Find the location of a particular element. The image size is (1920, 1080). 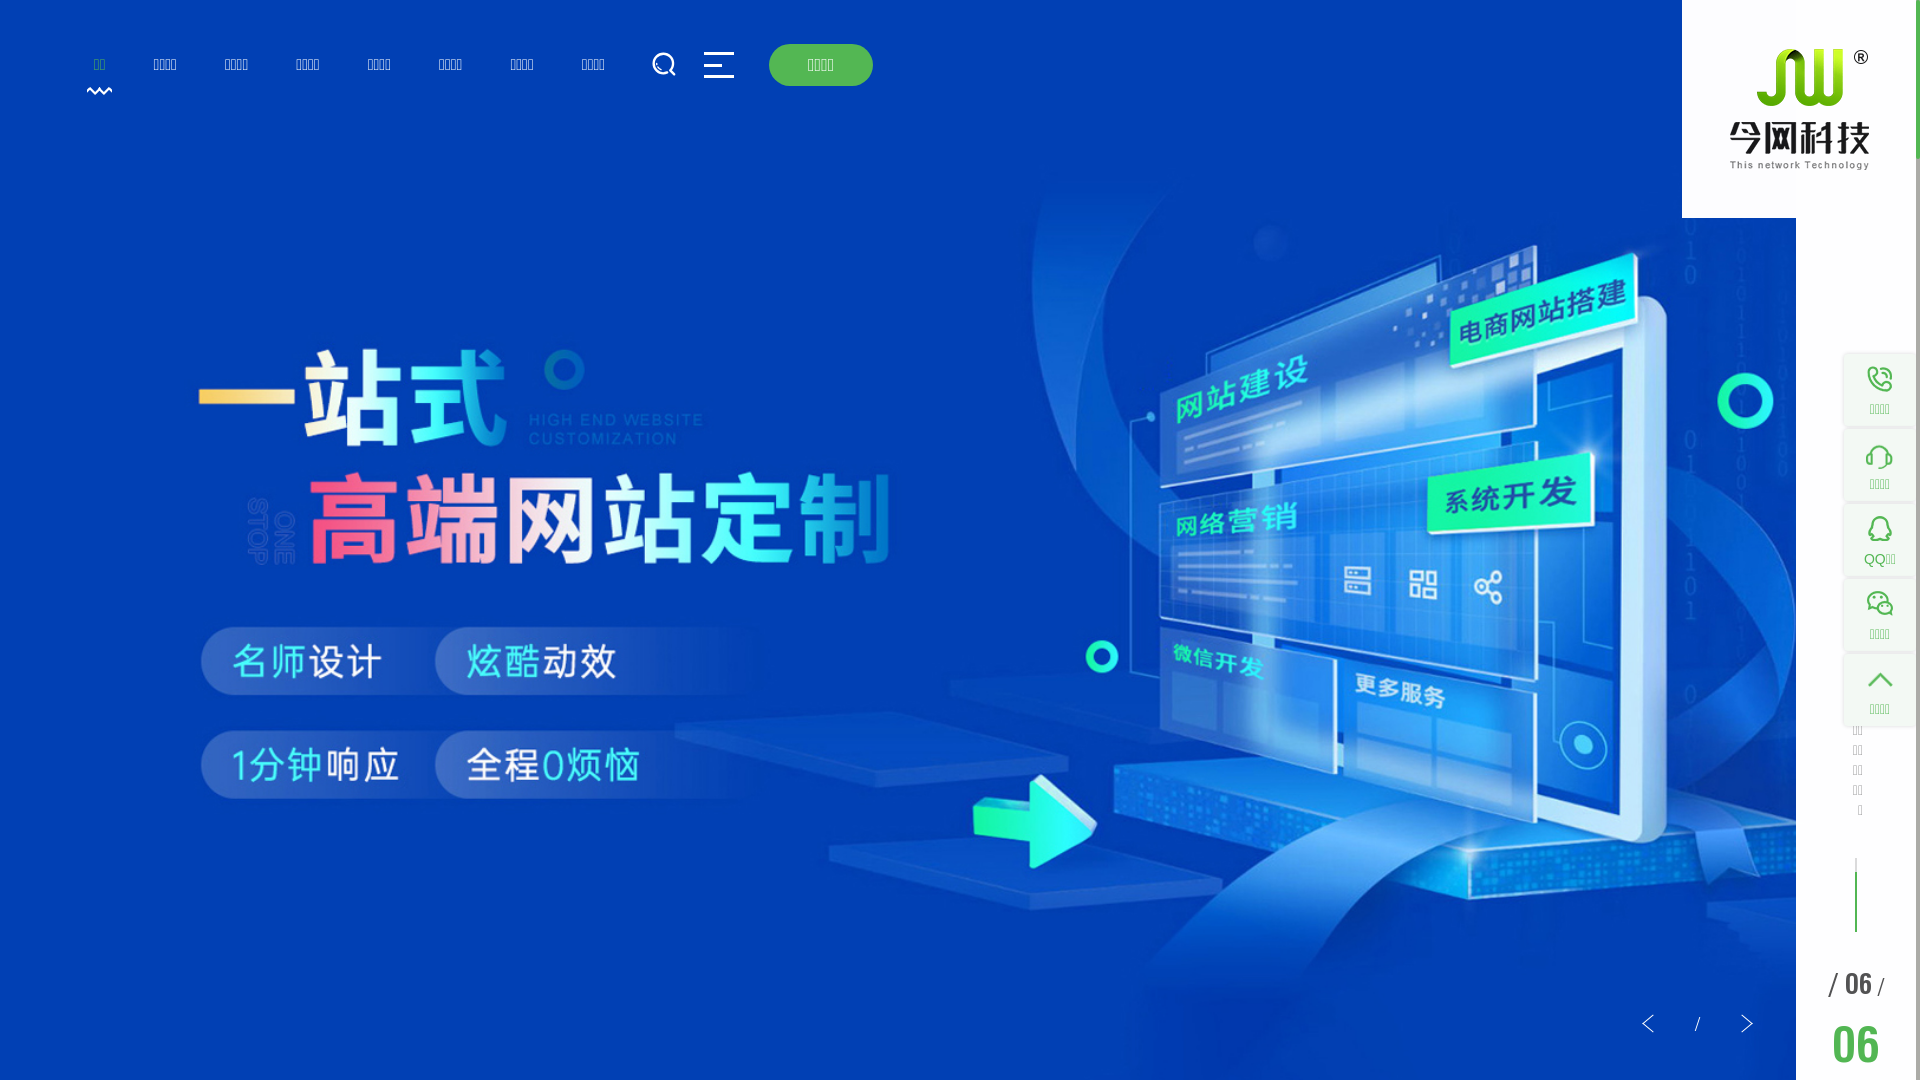

'>' is located at coordinates (1745, 1023).